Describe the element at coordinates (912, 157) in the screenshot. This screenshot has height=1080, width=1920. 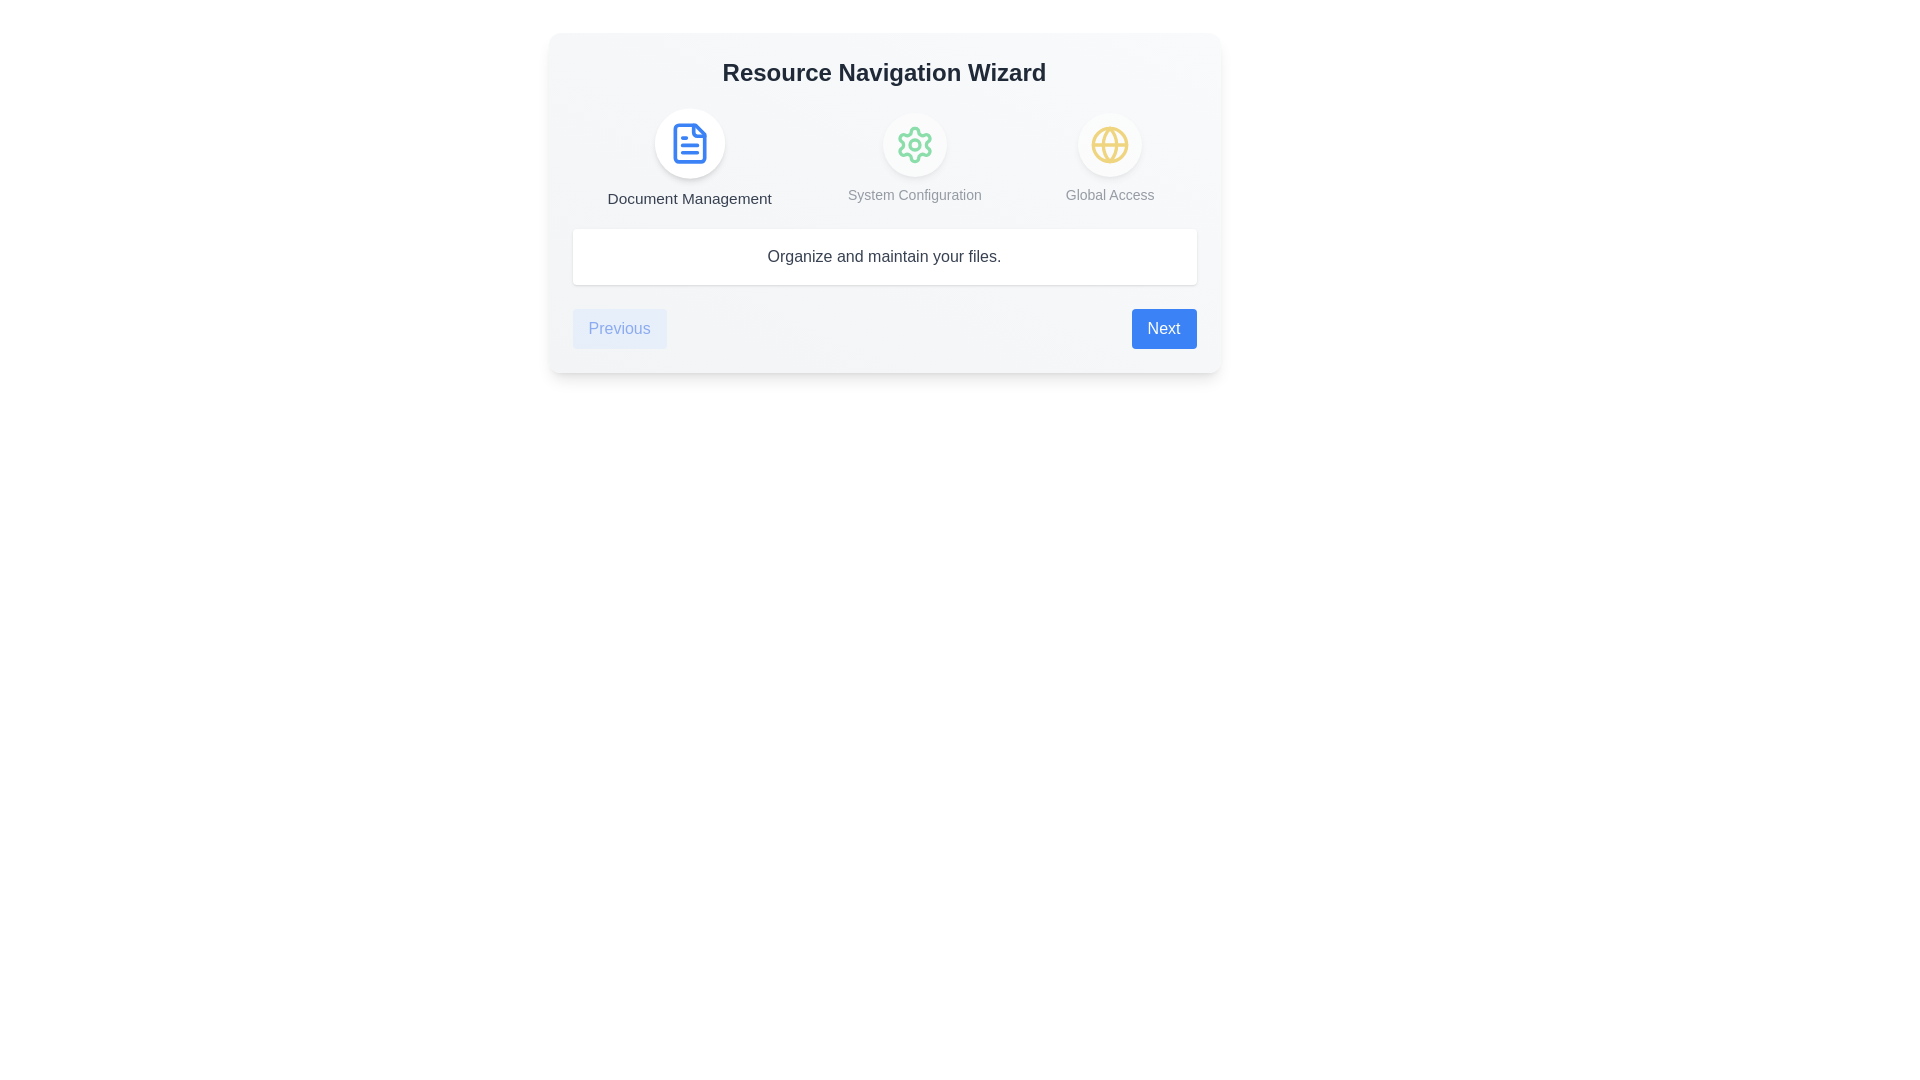
I see `the step icon corresponding to System Configuration to navigate to that step` at that location.